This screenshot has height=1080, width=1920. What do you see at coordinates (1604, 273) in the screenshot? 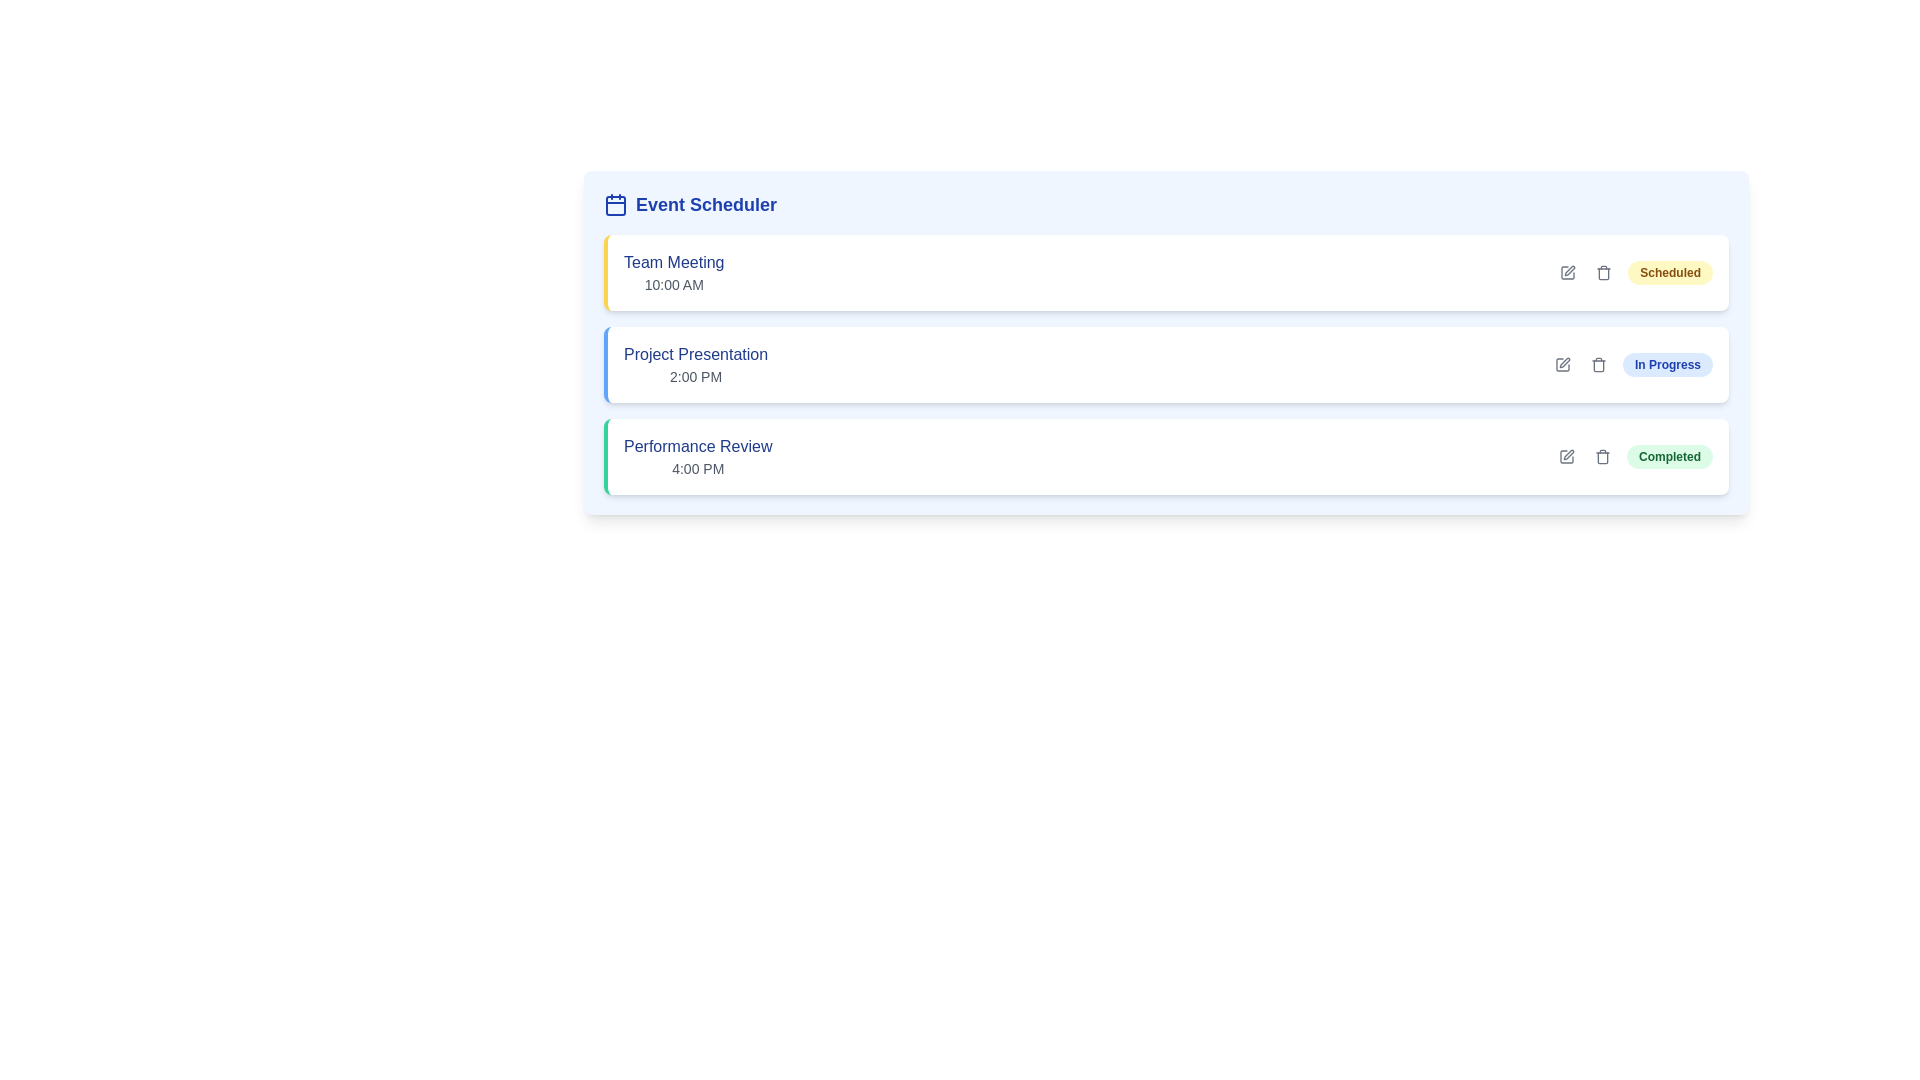
I see `the circular trash button located at the right side of the 'Team Meeting' row to change its background color` at bounding box center [1604, 273].